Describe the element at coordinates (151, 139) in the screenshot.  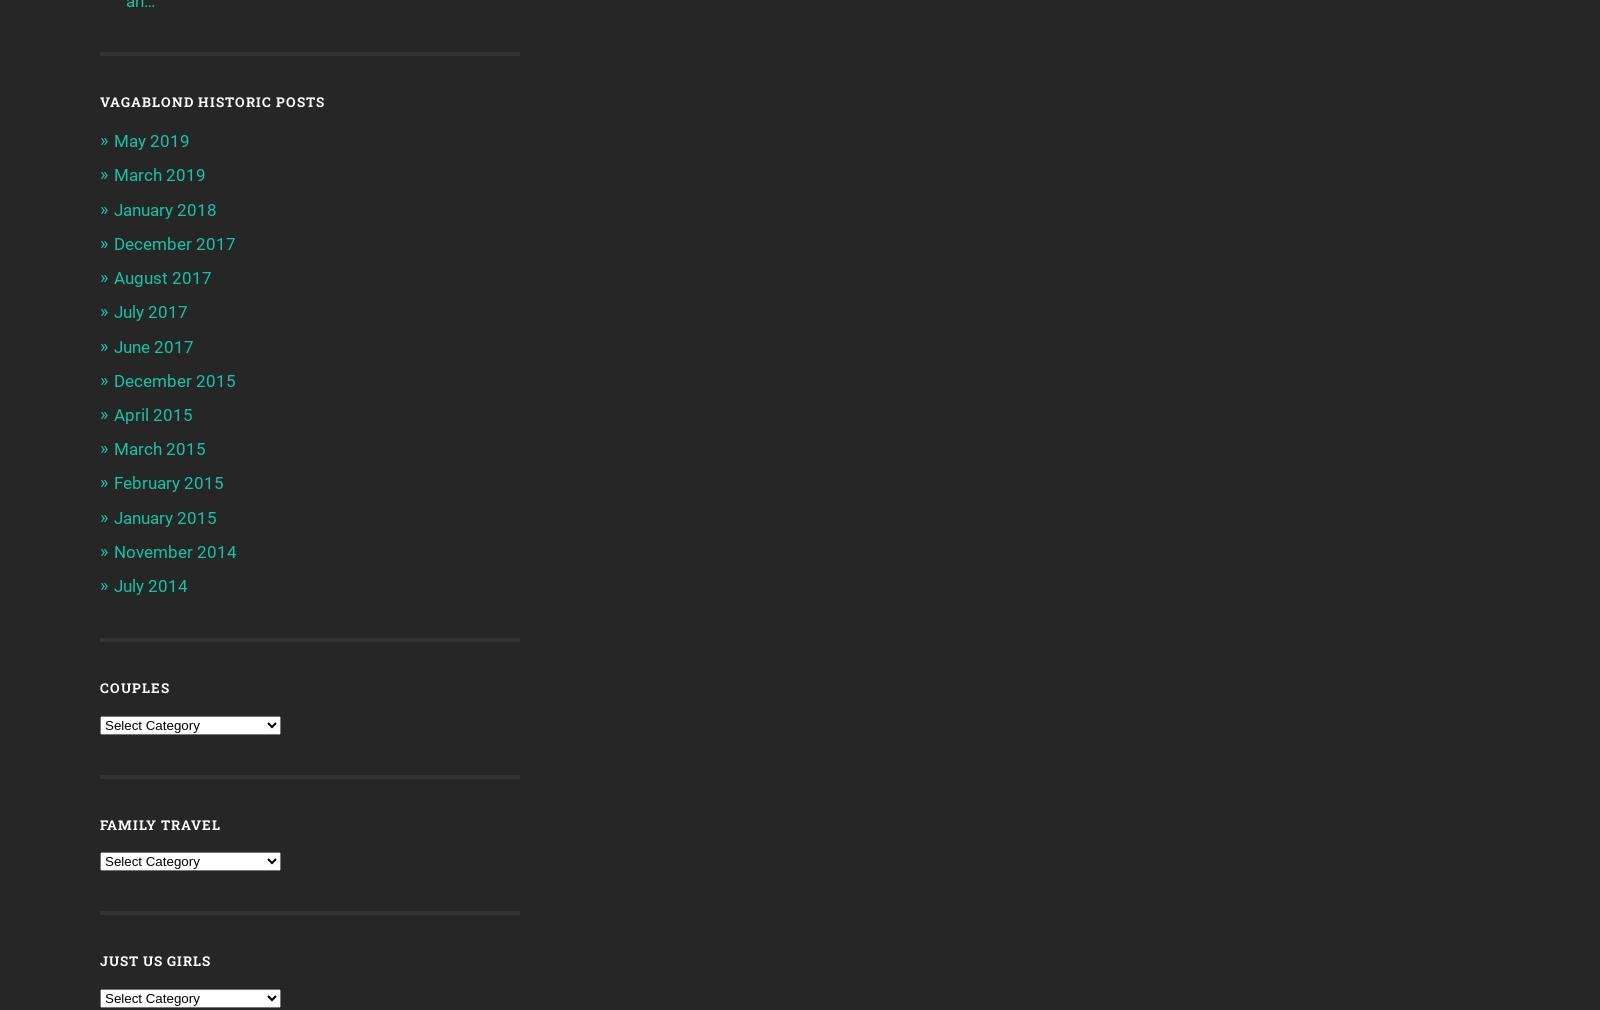
I see `'May 2019'` at that location.